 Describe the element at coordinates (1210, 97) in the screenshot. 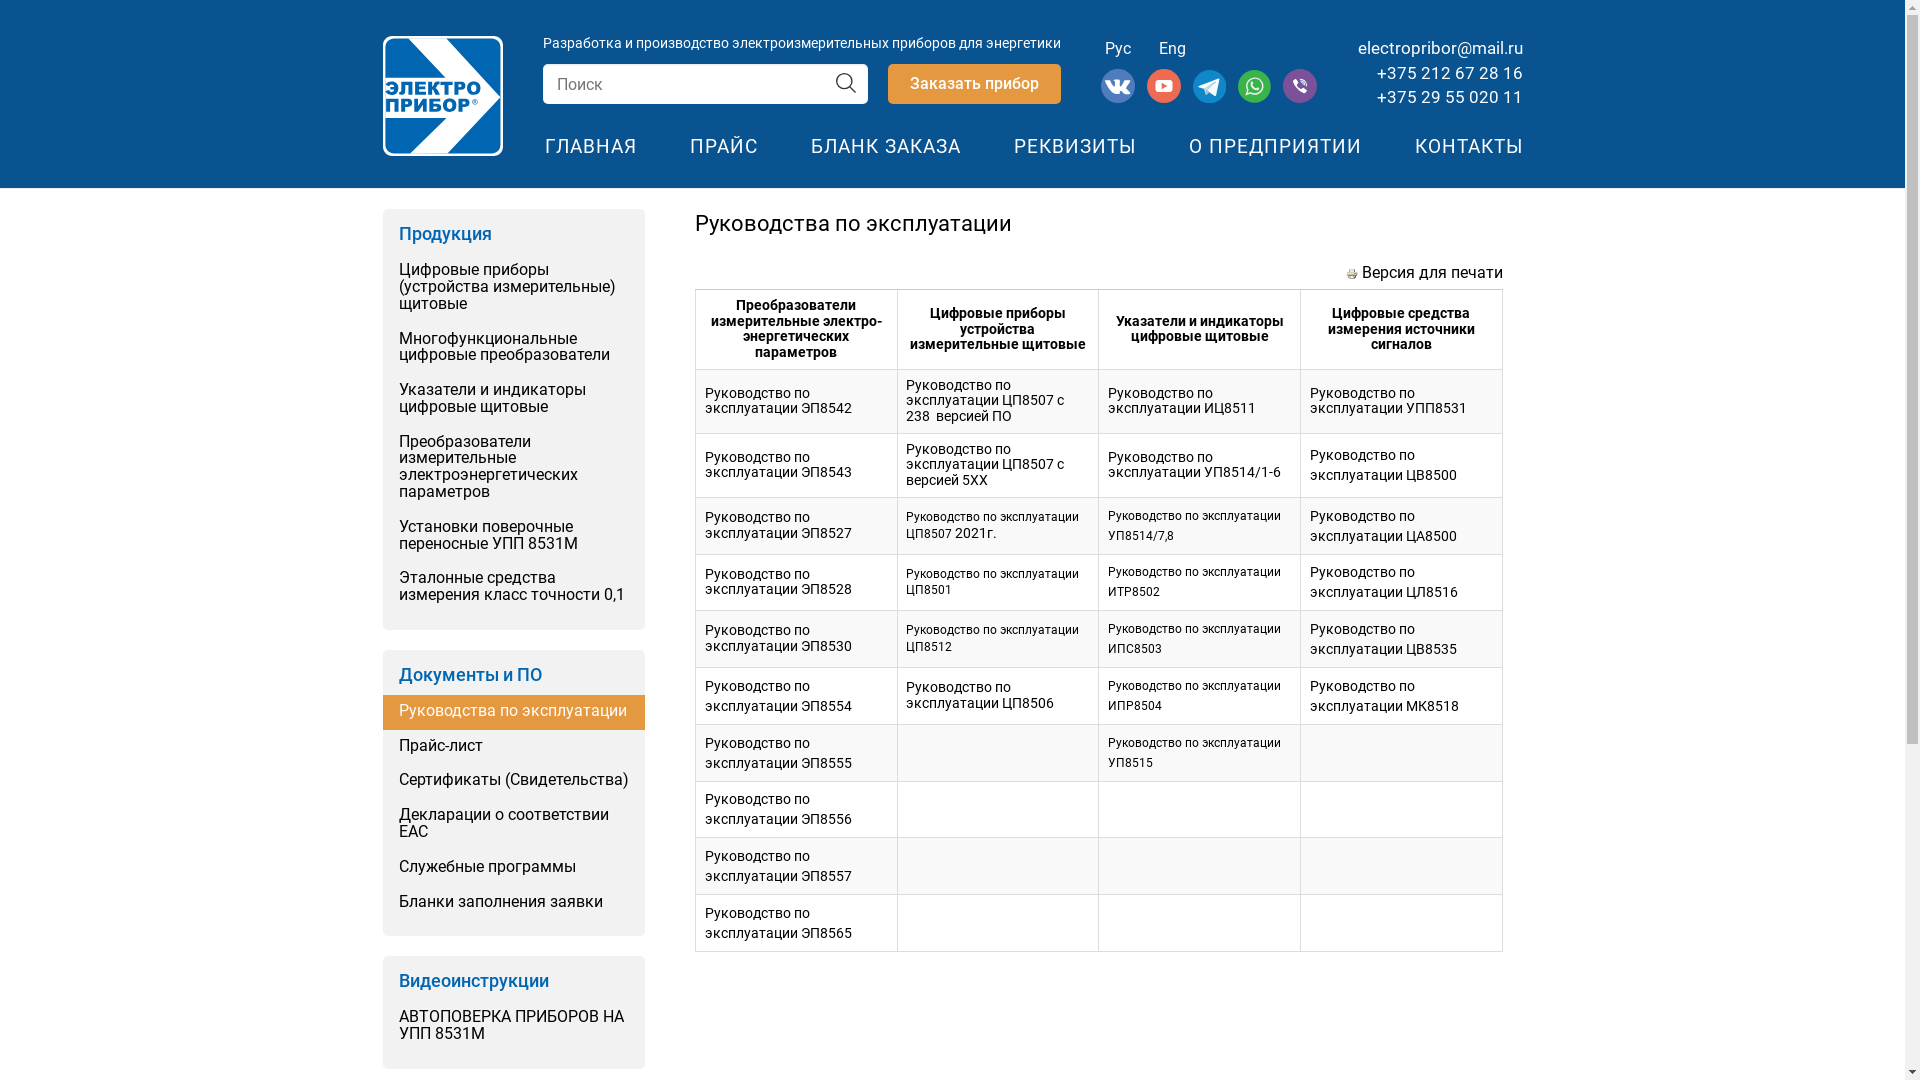

I see `'Telegram'` at that location.